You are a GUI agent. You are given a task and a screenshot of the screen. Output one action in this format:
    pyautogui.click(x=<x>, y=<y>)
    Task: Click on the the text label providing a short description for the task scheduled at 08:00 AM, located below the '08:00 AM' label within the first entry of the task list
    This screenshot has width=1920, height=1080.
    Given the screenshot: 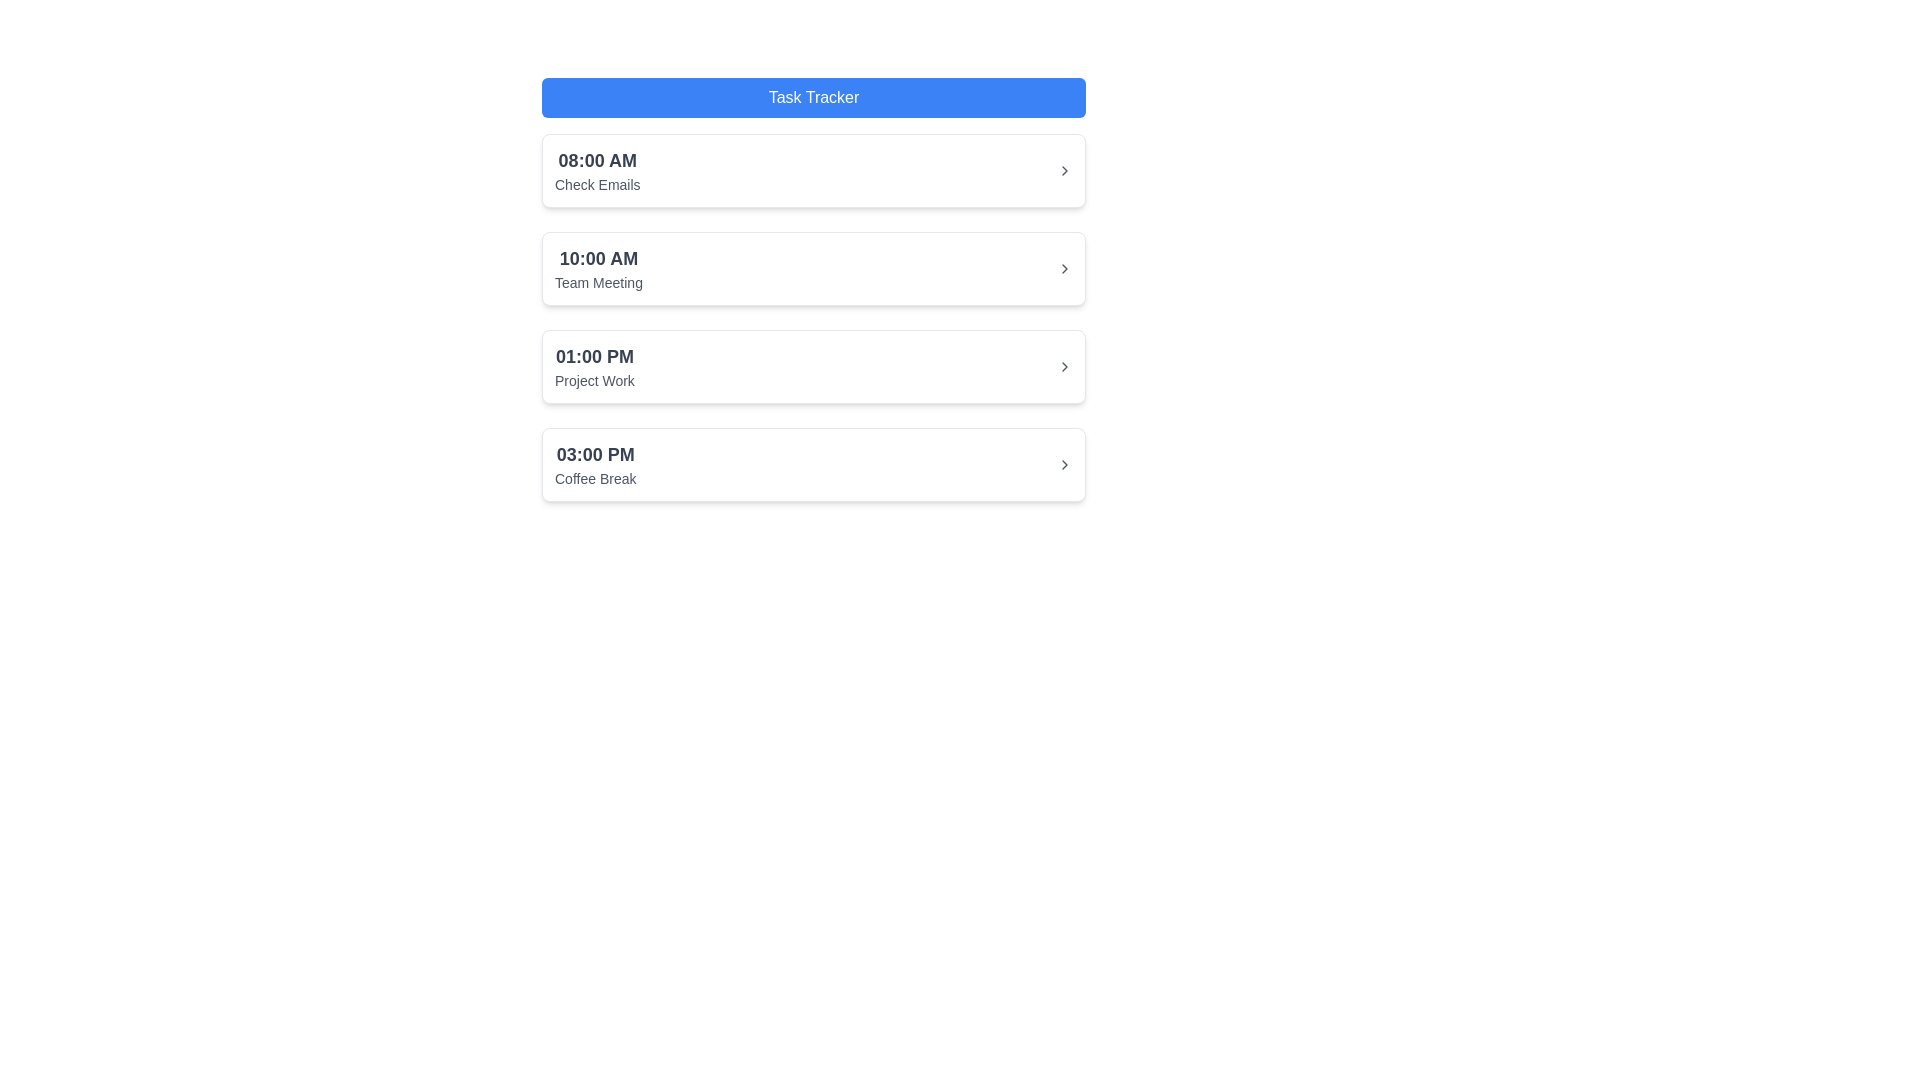 What is the action you would take?
    pyautogui.click(x=596, y=185)
    